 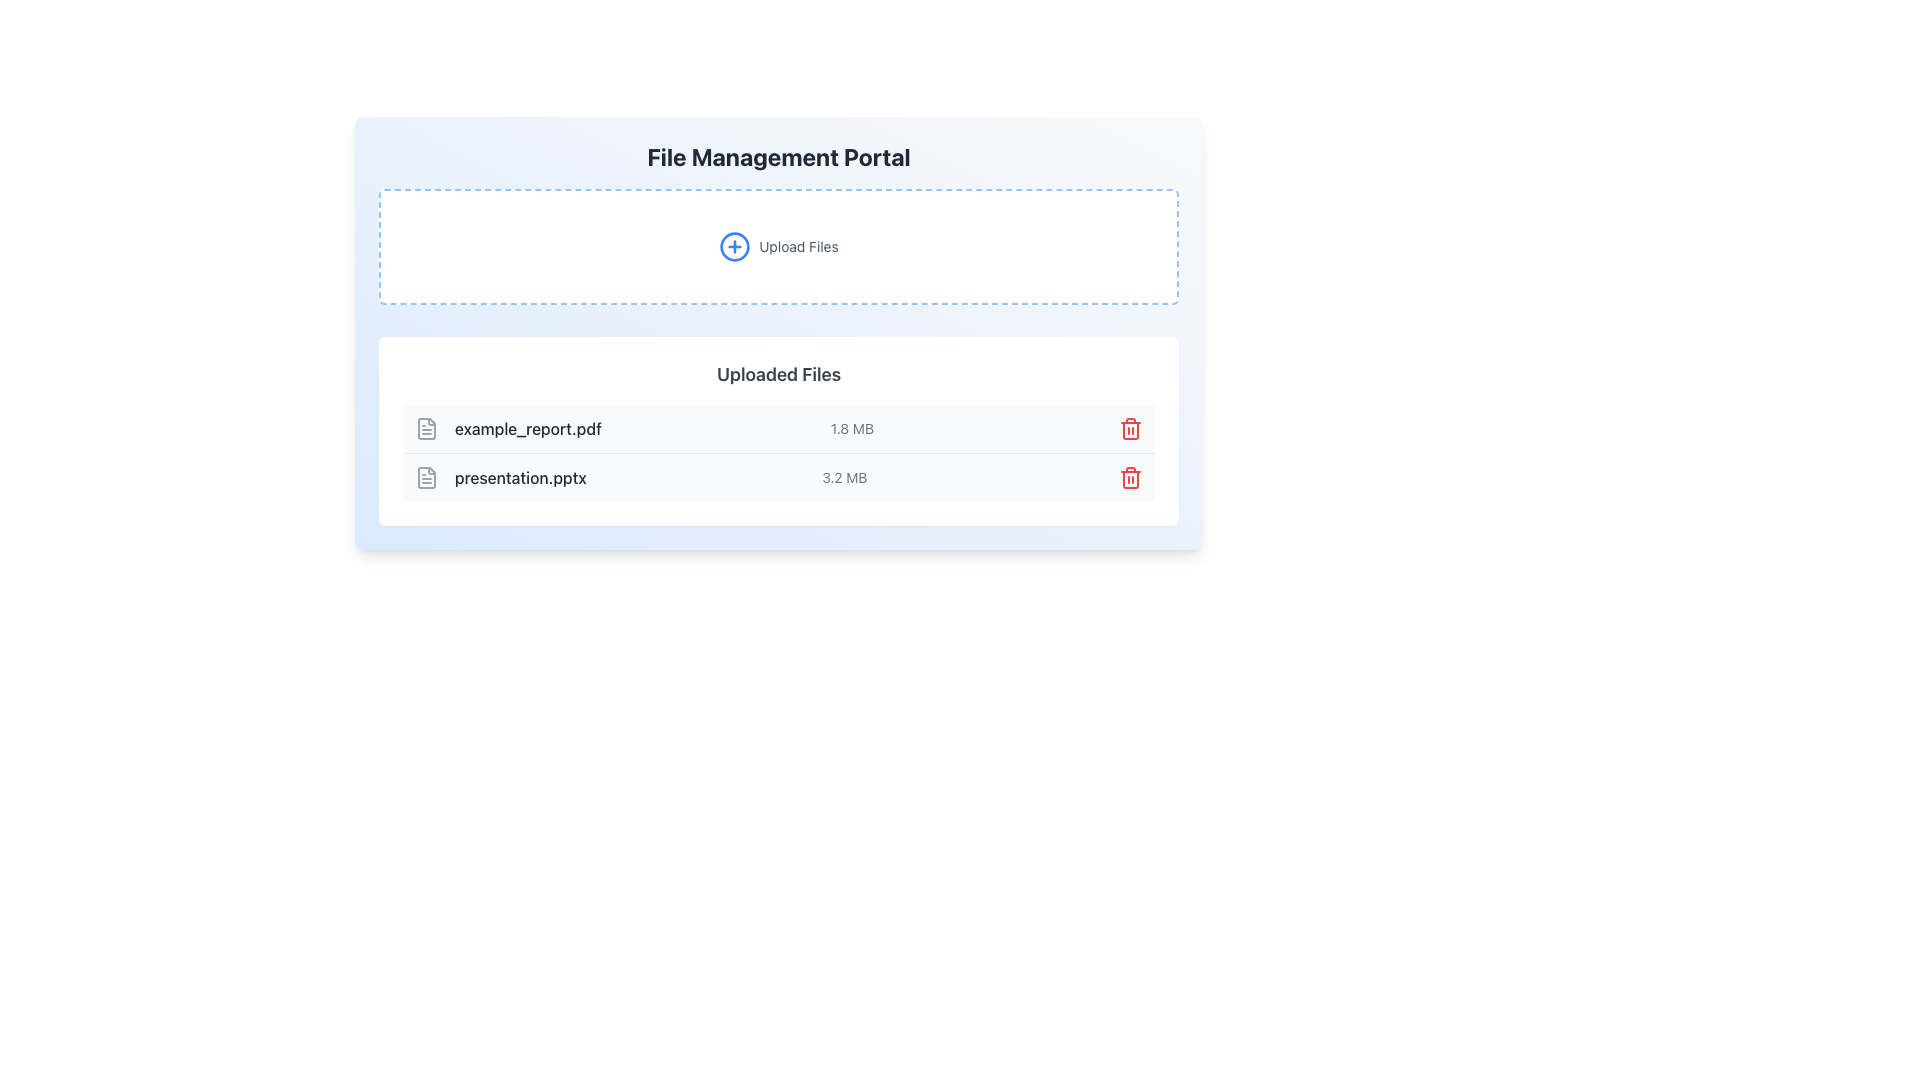 I want to click on the text file icon located to the left of the 'example_report.pdf' label, so click(x=426, y=427).